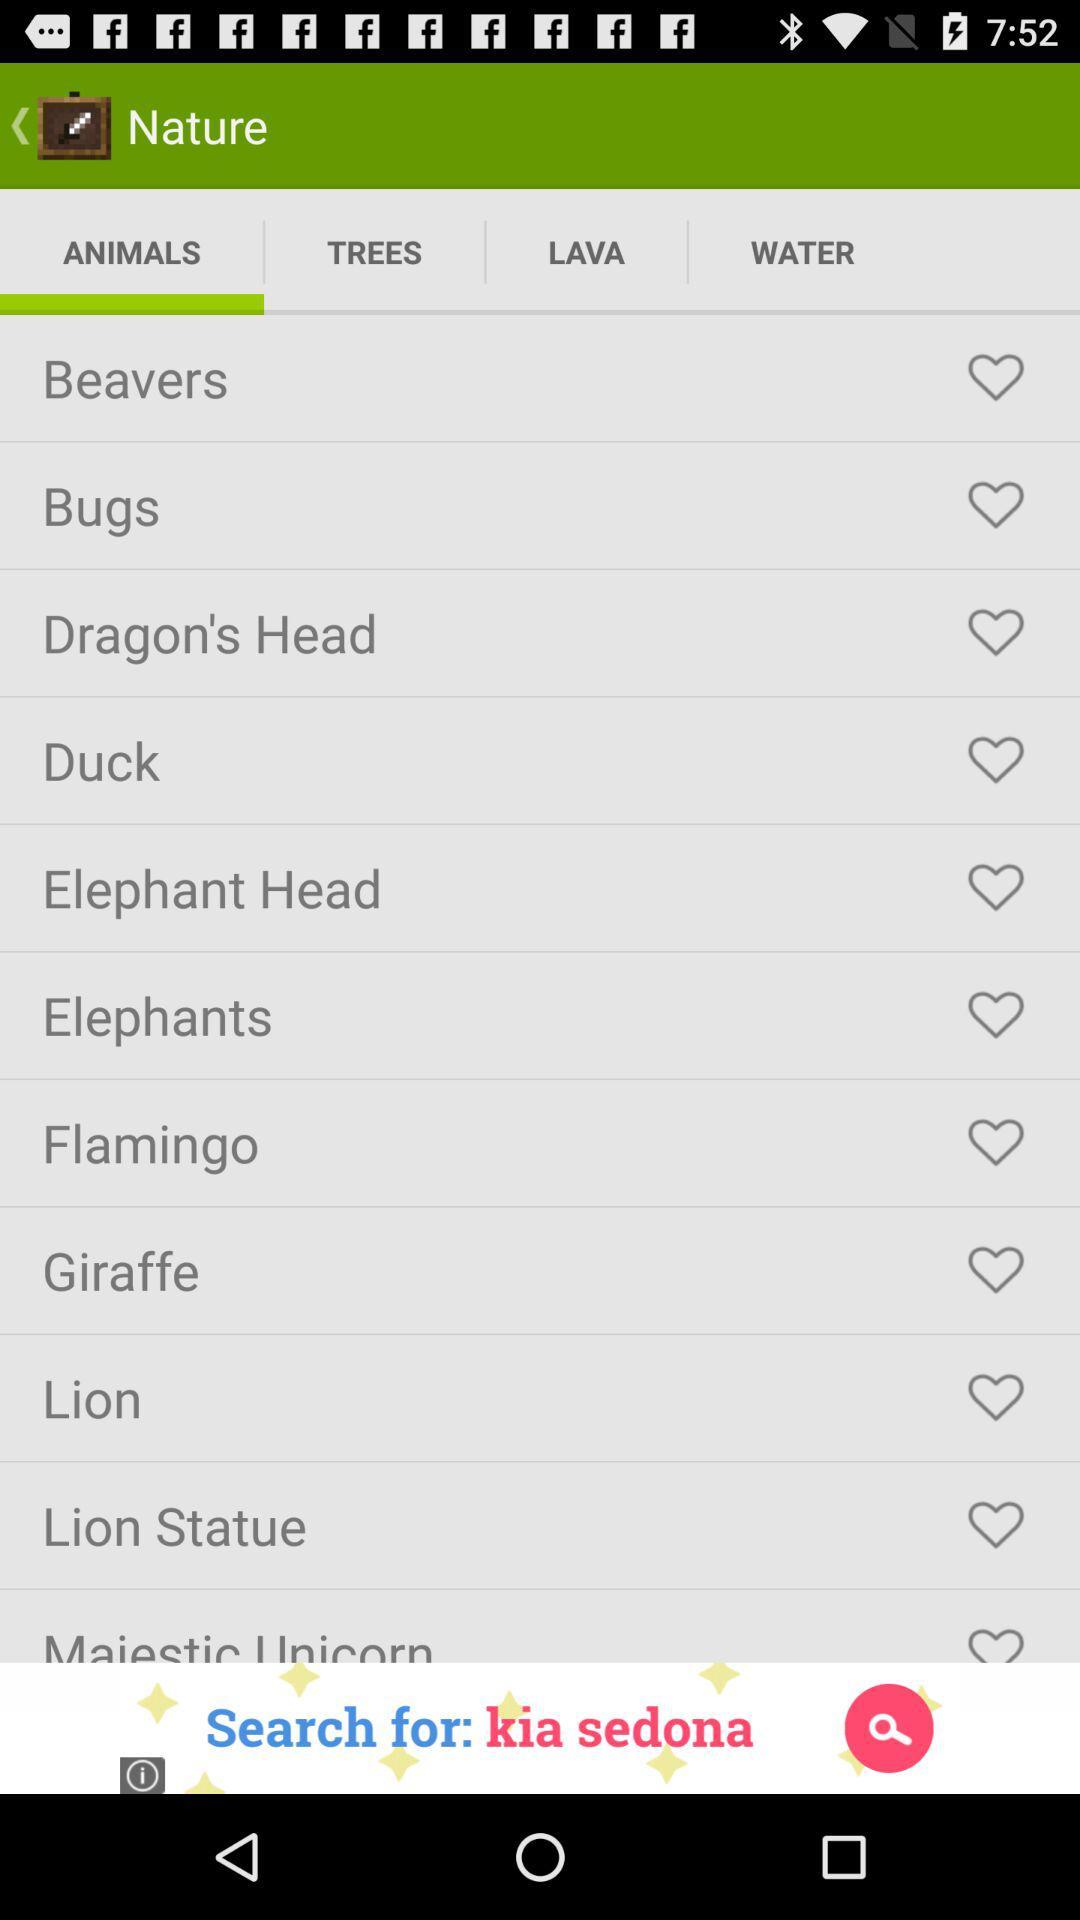 This screenshot has height=1920, width=1080. What do you see at coordinates (995, 1524) in the screenshot?
I see `favorite` at bounding box center [995, 1524].